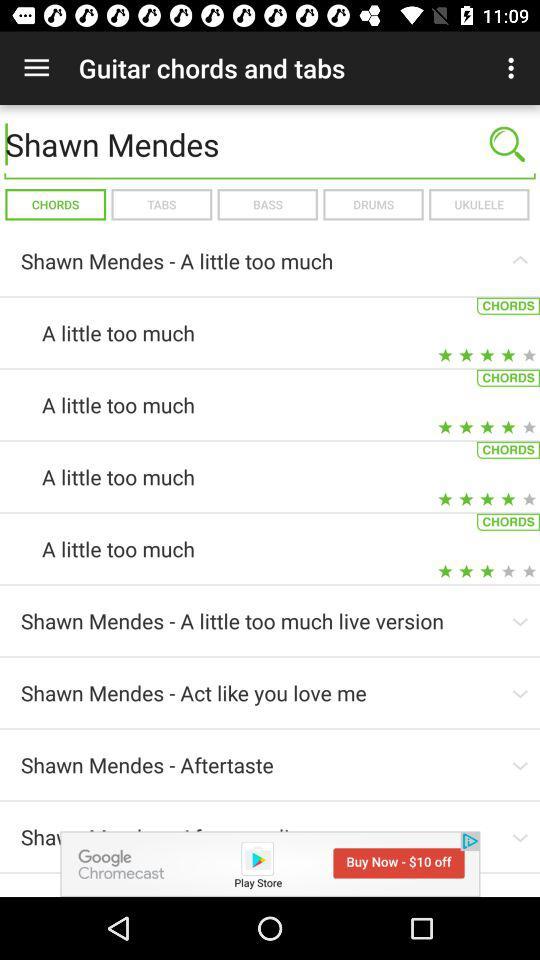  What do you see at coordinates (267, 204) in the screenshot?
I see `icon to the left of the drums icon` at bounding box center [267, 204].